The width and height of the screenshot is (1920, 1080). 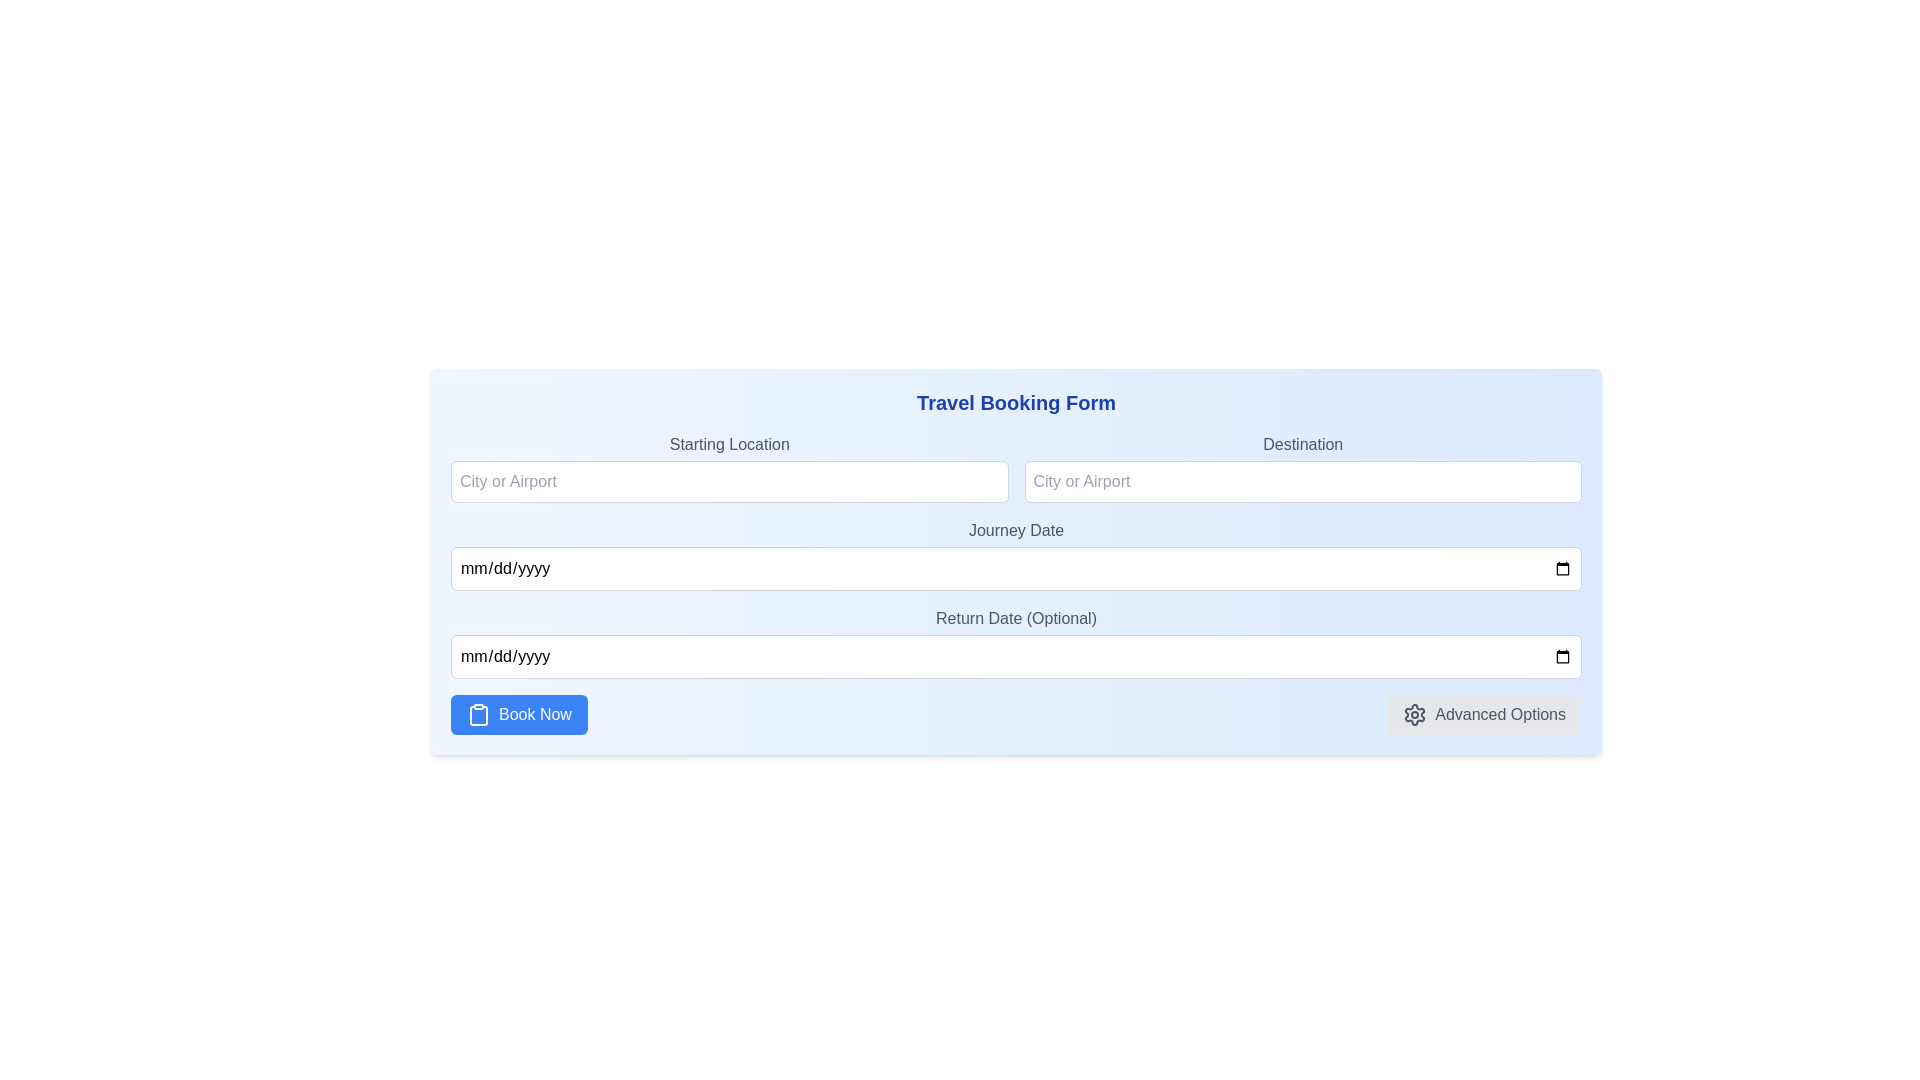 What do you see at coordinates (1414, 713) in the screenshot?
I see `the icon located on the left side of the 'Advanced Options' button in the bottom-right corner of the form` at bounding box center [1414, 713].